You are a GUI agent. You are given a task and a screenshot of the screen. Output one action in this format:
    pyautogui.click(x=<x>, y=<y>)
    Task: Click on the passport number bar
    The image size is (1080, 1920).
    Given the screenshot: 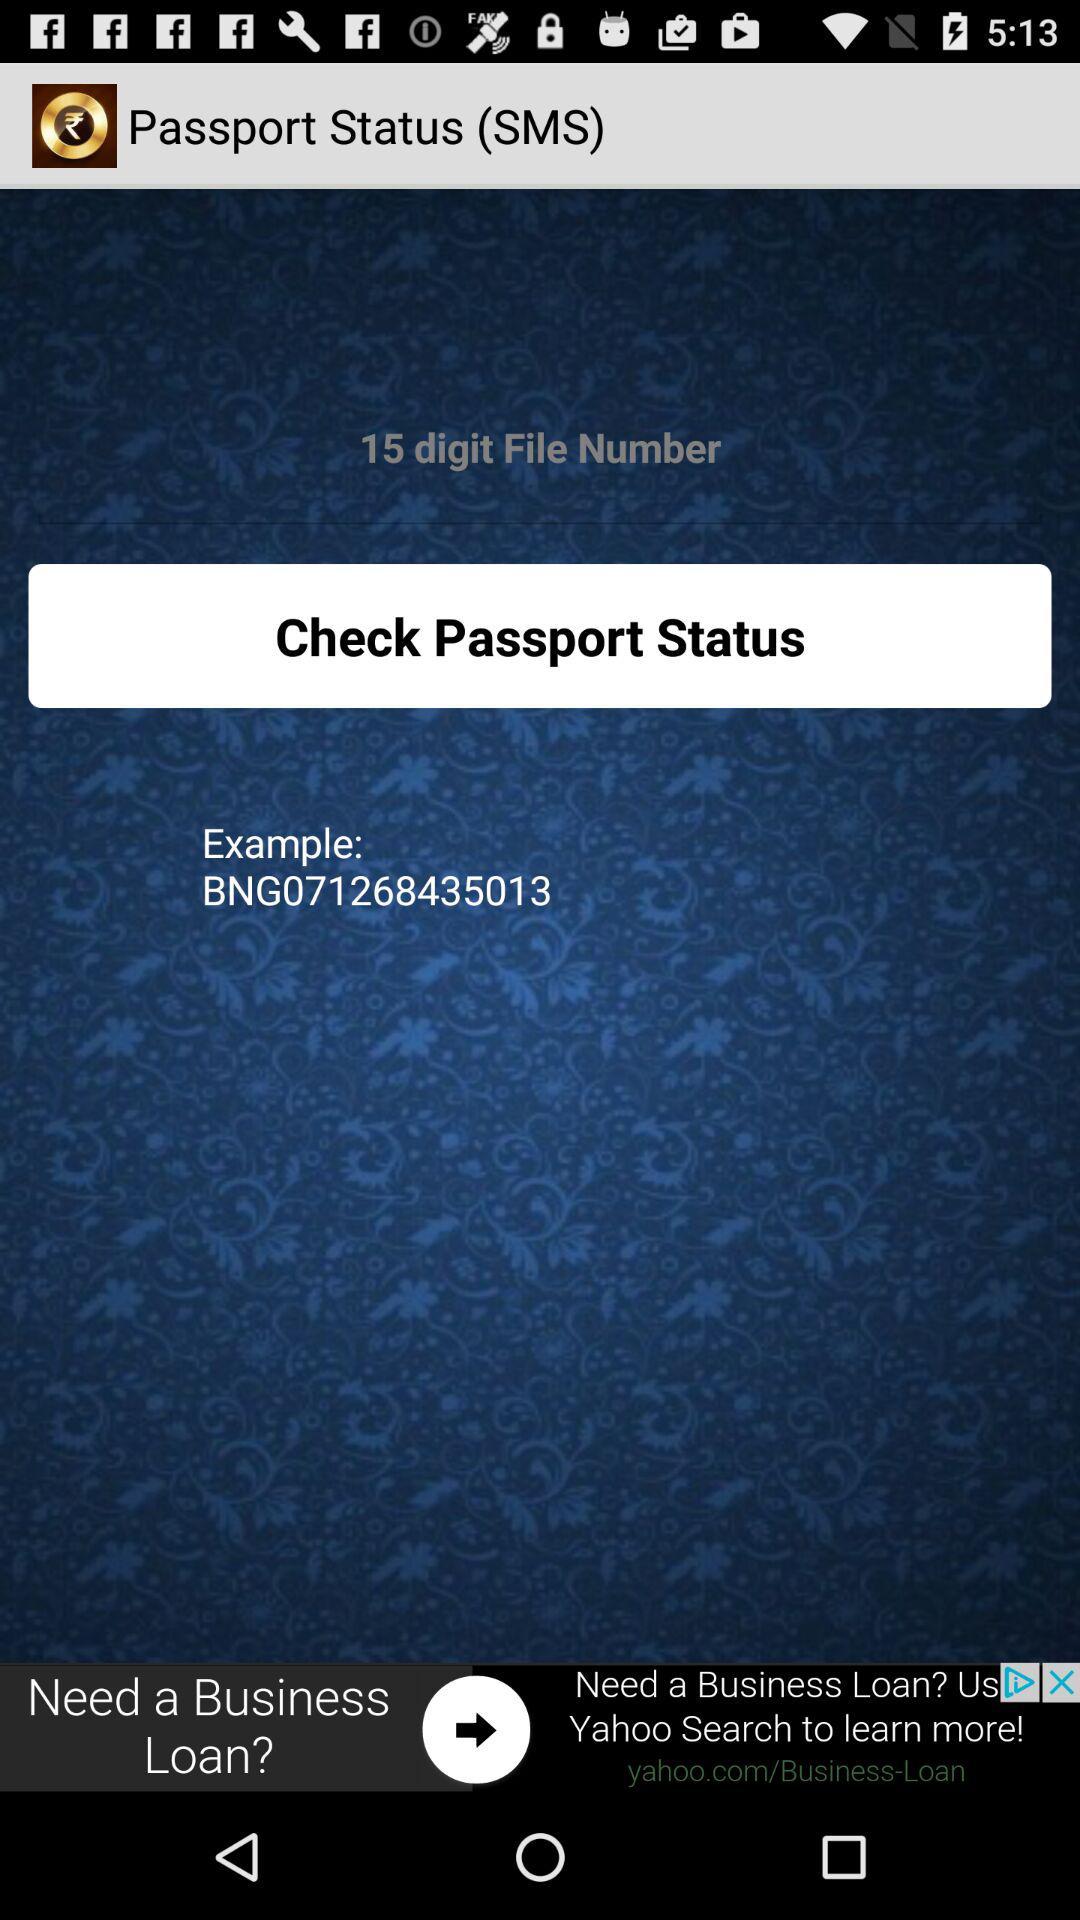 What is the action you would take?
    pyautogui.click(x=540, y=447)
    